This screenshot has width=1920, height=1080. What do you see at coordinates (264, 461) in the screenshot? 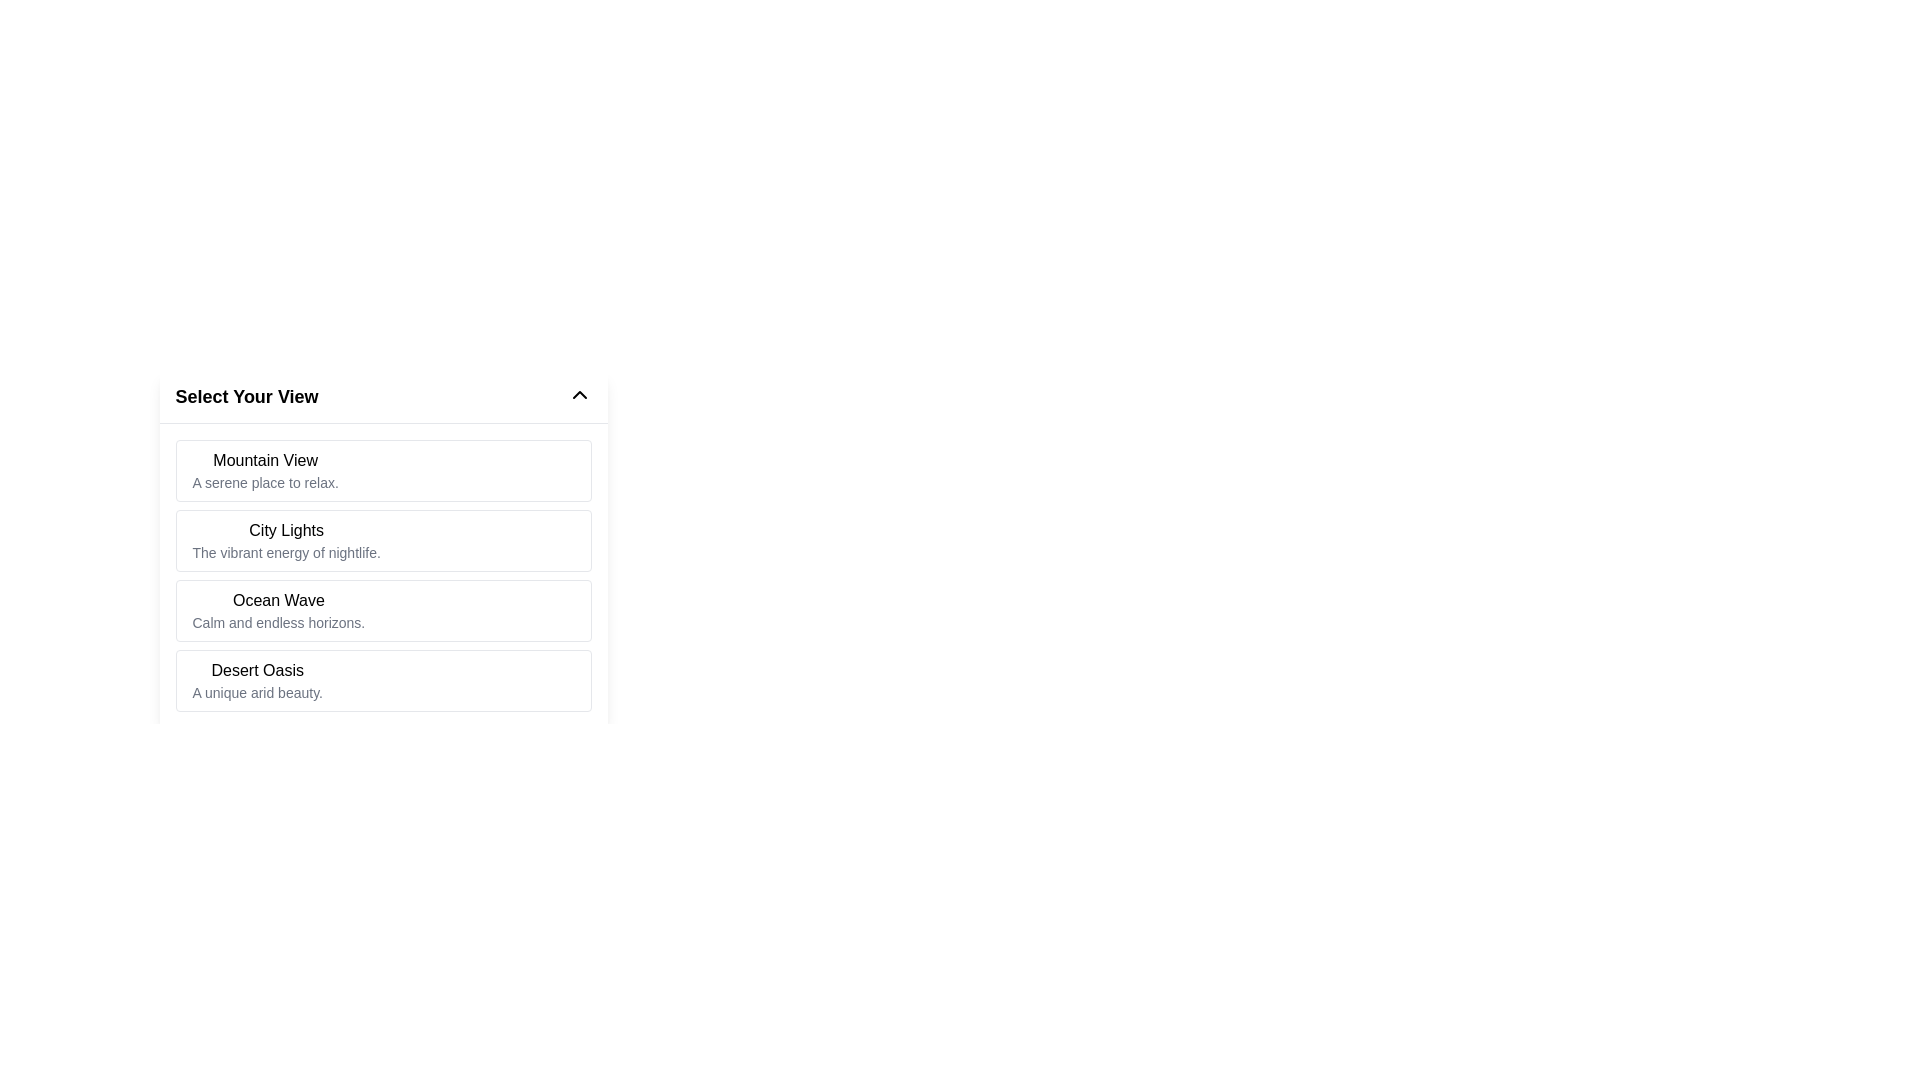
I see `the 'Mountain View' text label, which is the title of the first option in the list under 'Select Your View.'` at bounding box center [264, 461].